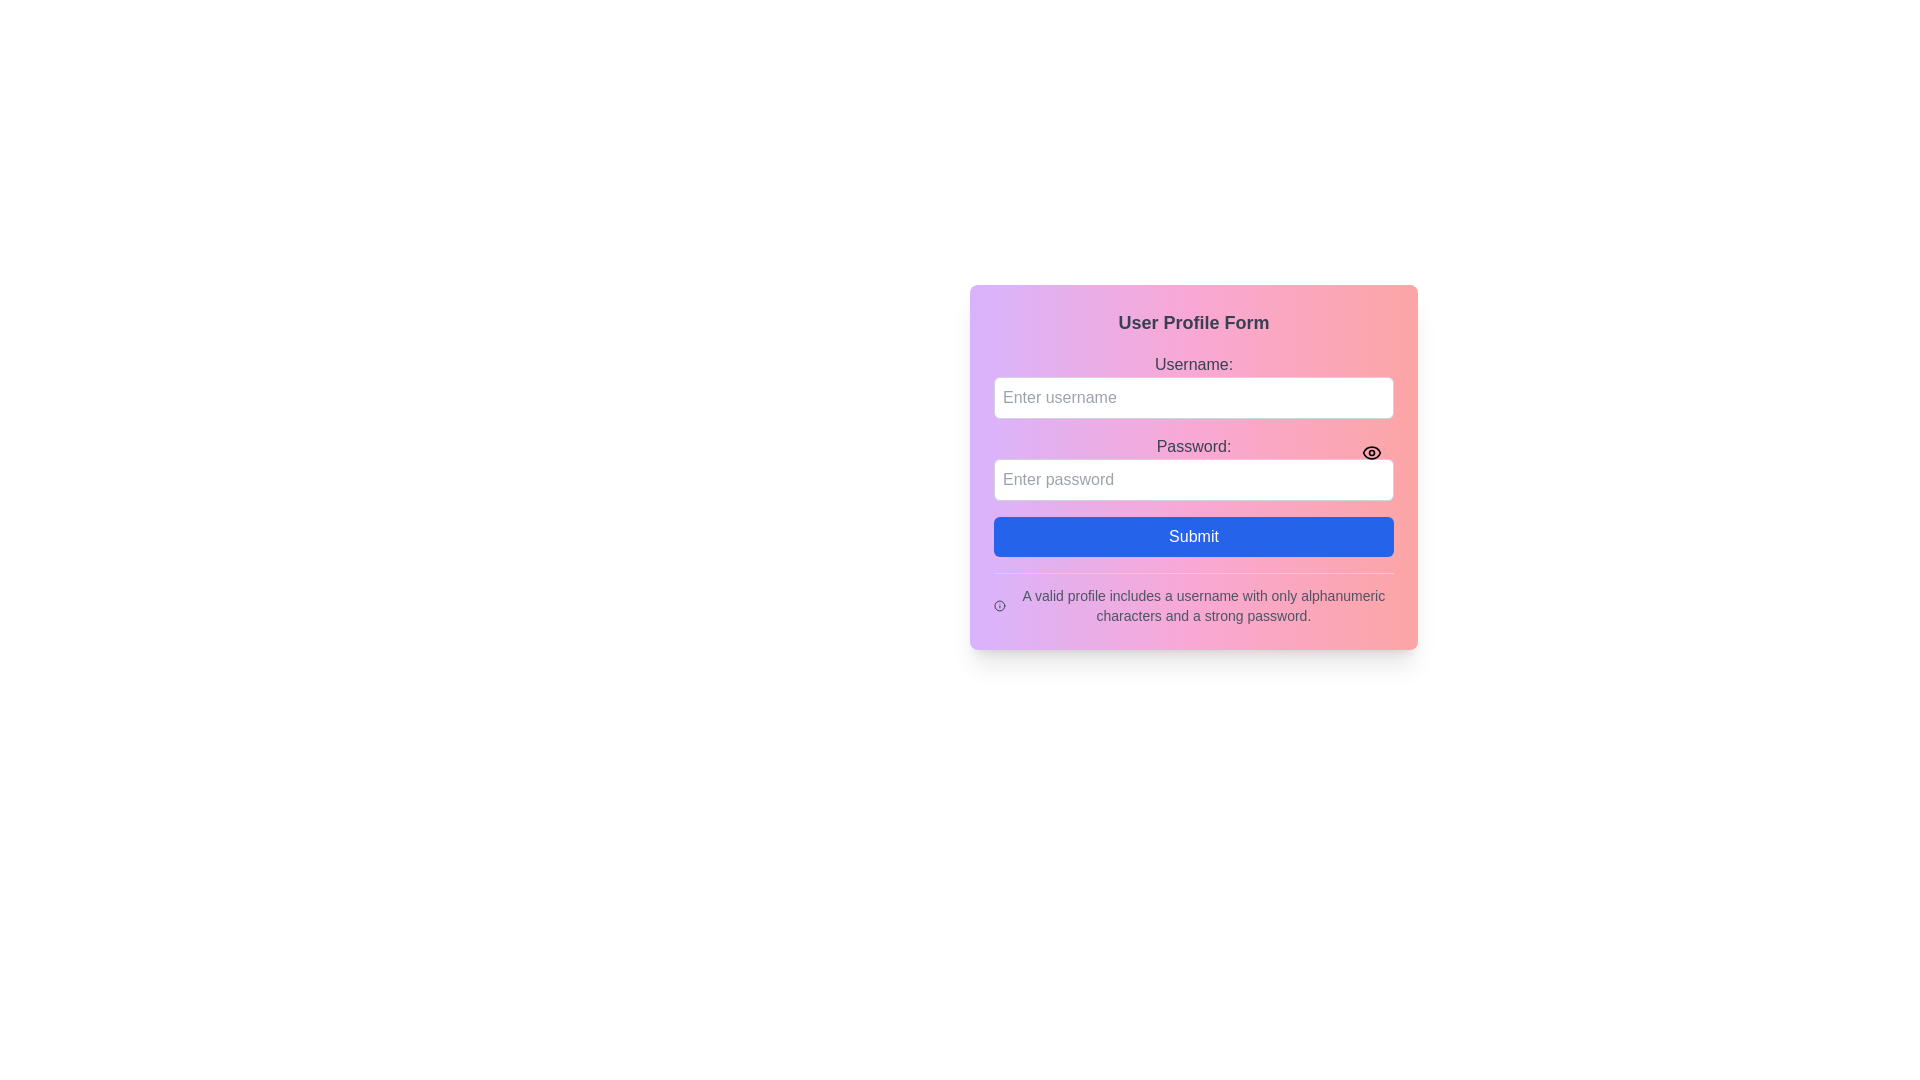 The height and width of the screenshot is (1080, 1920). Describe the element at coordinates (999, 604) in the screenshot. I see `the Decorative circle shape (SVG component)` at that location.